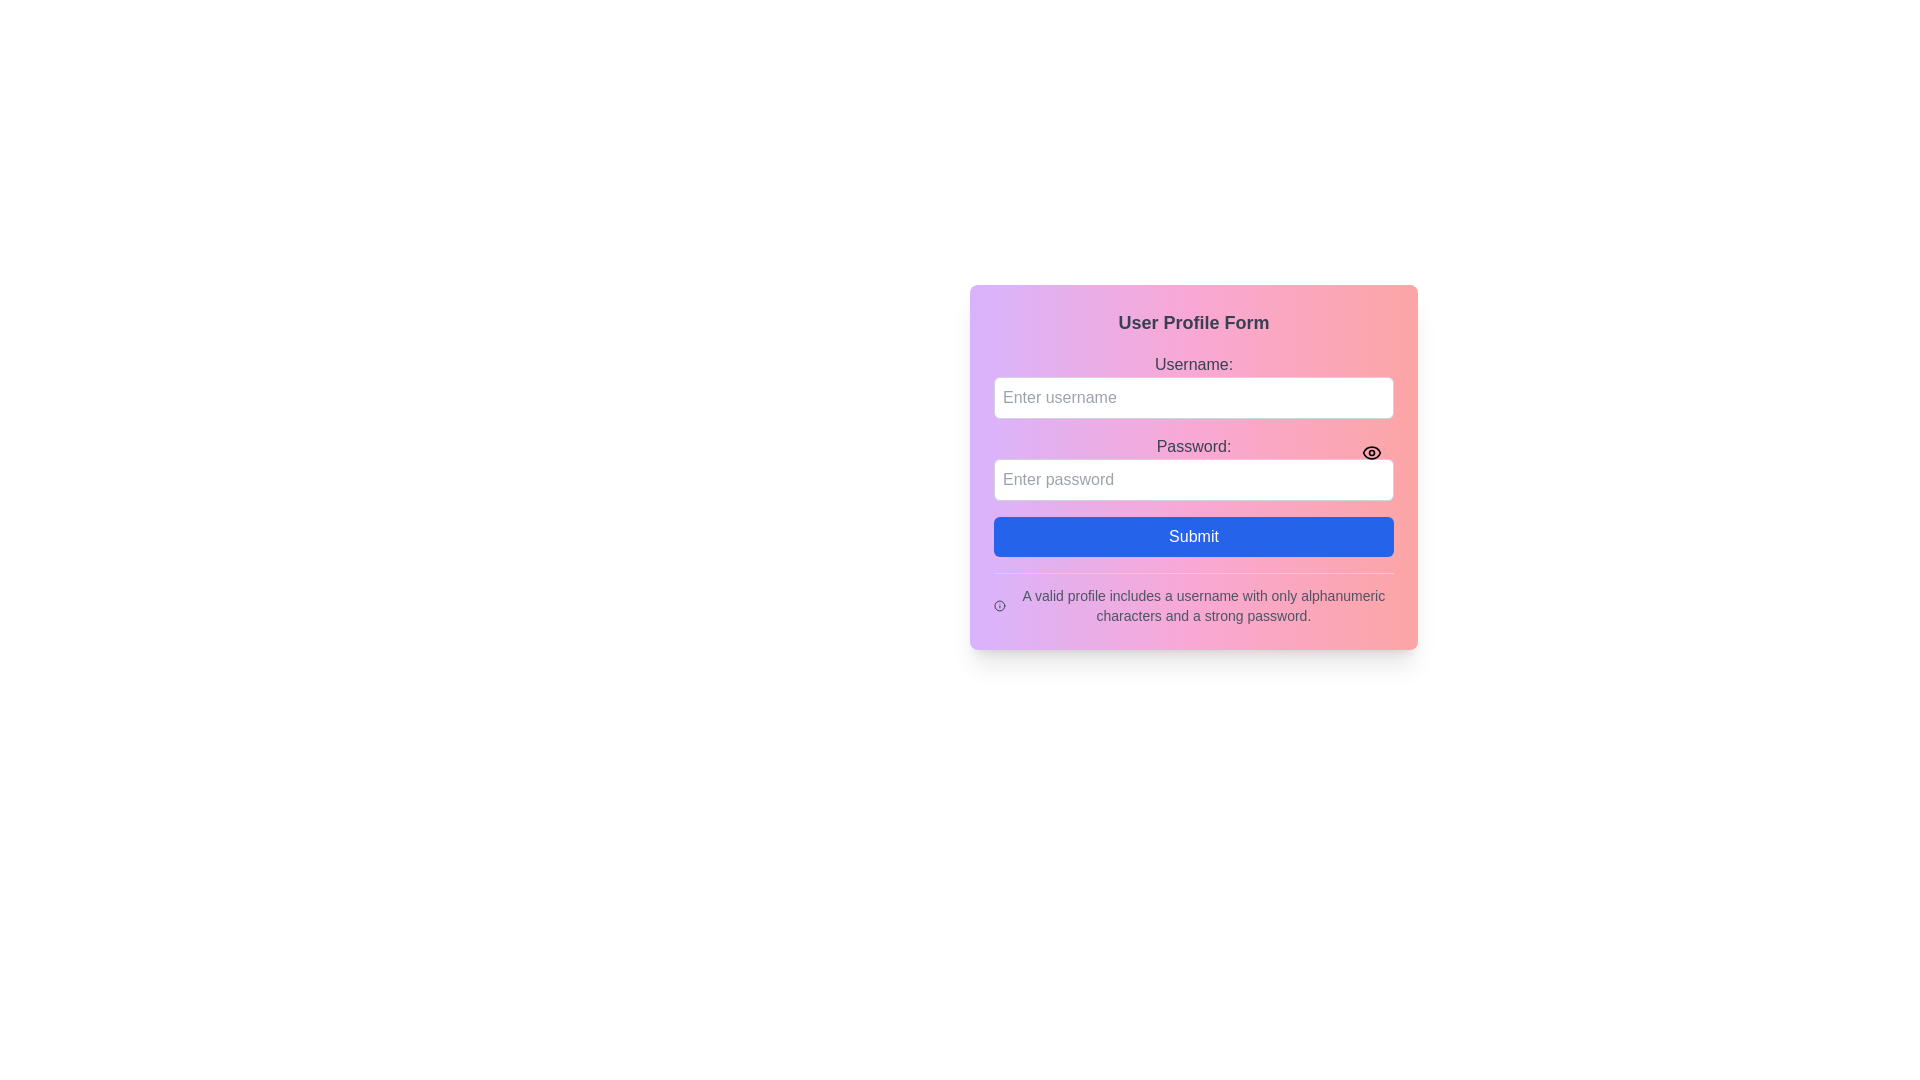 The height and width of the screenshot is (1080, 1920). Describe the element at coordinates (999, 604) in the screenshot. I see `the Decorative circle shape (SVG component)` at that location.